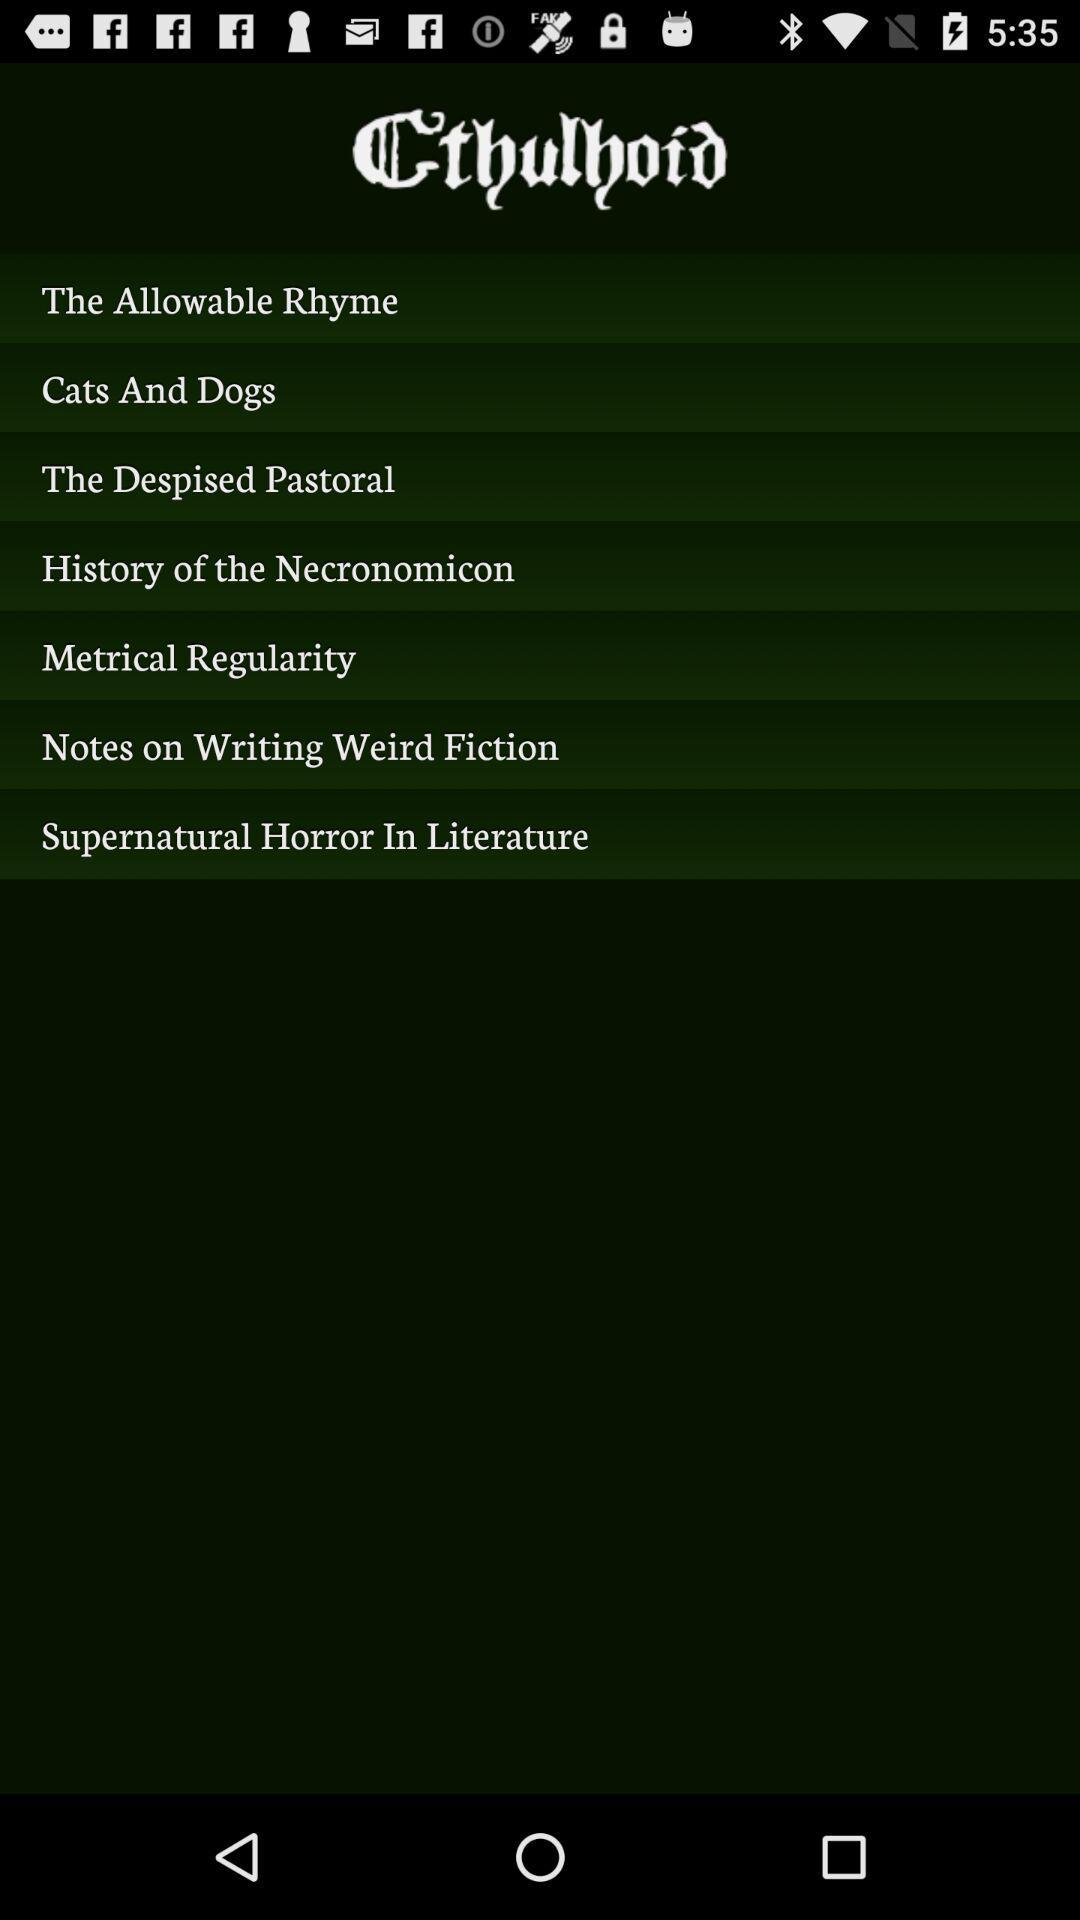 The image size is (1080, 1920). I want to click on notes on writing, so click(540, 743).